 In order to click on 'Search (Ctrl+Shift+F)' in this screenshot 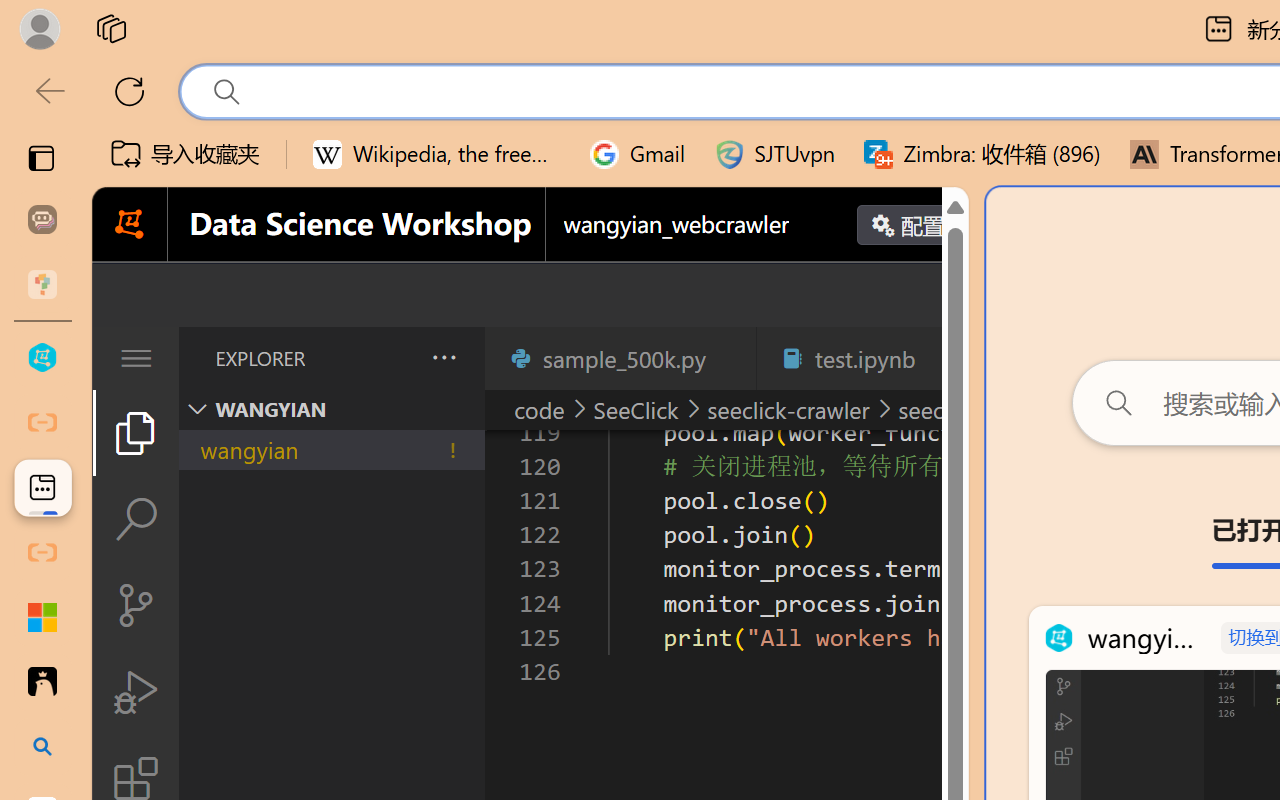, I will do `click(134, 518)`.